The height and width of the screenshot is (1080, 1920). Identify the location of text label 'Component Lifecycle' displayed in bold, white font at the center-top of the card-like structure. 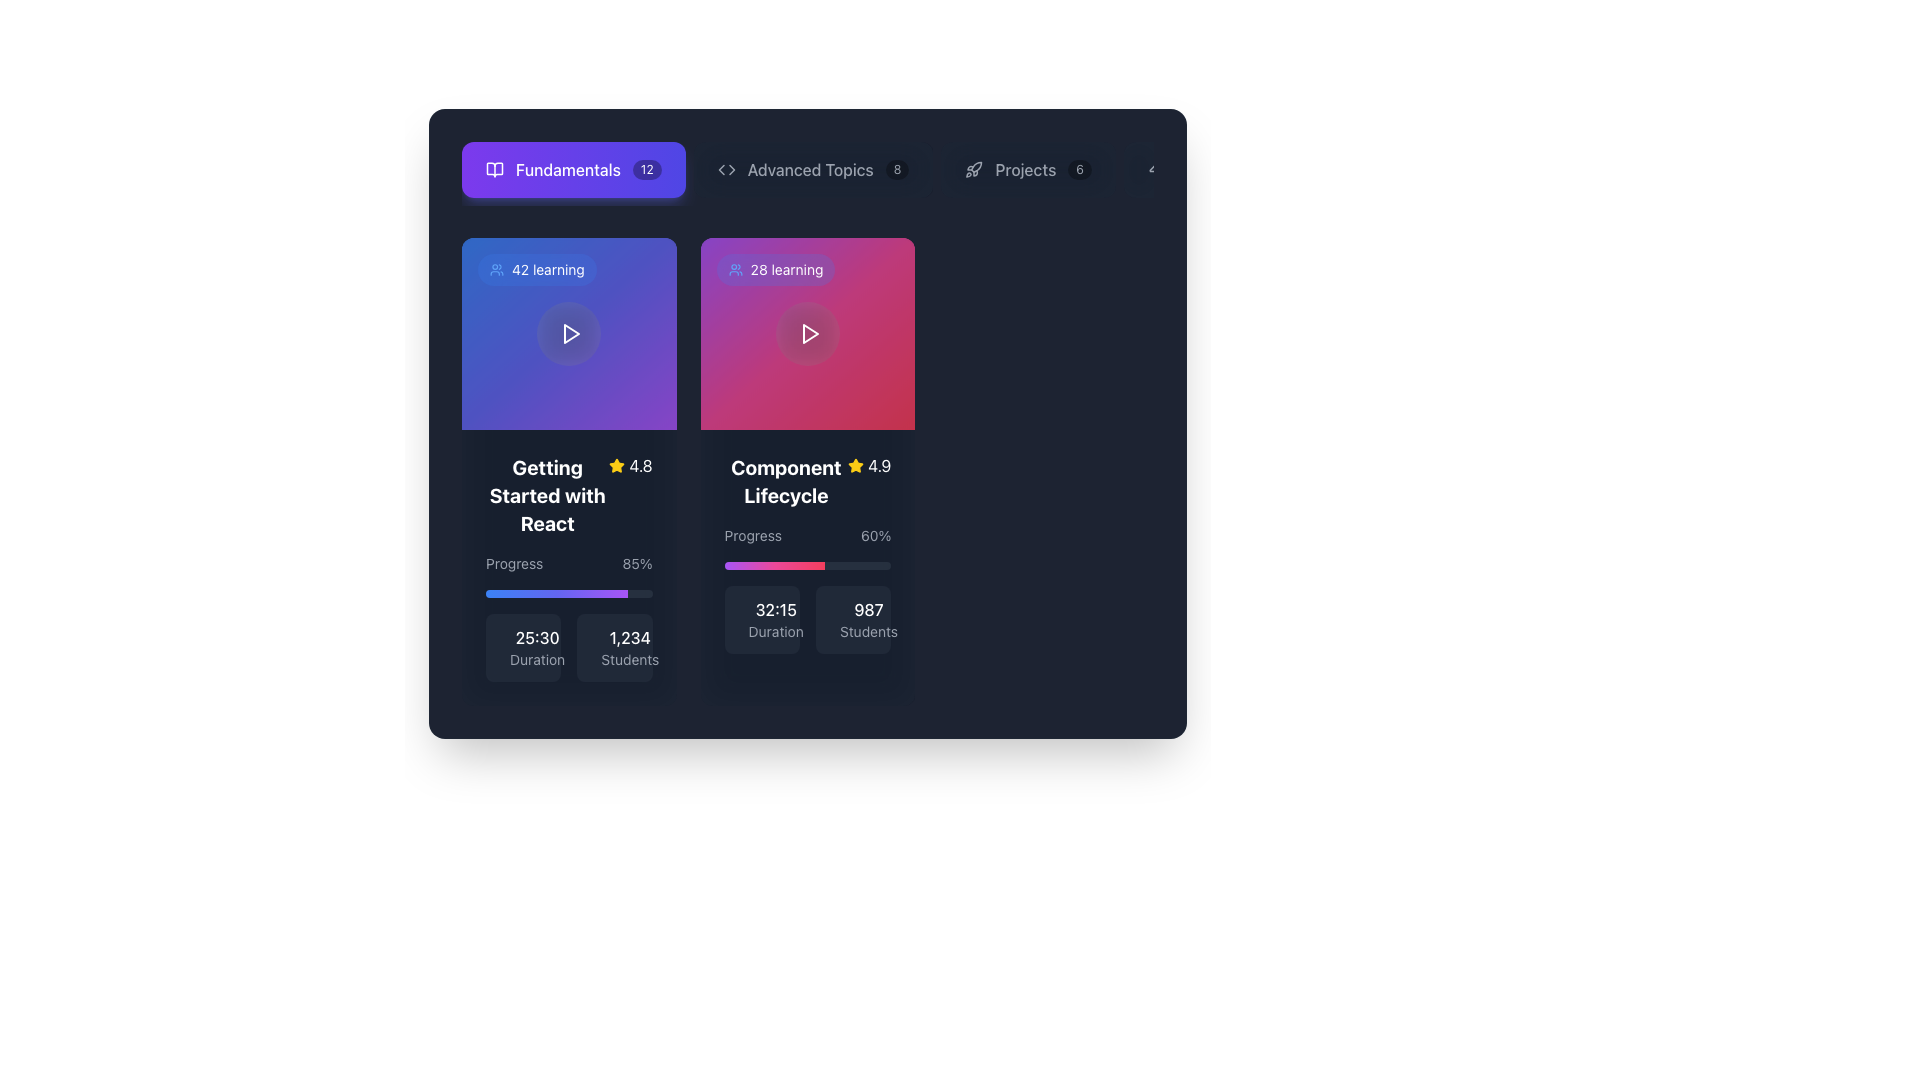
(785, 482).